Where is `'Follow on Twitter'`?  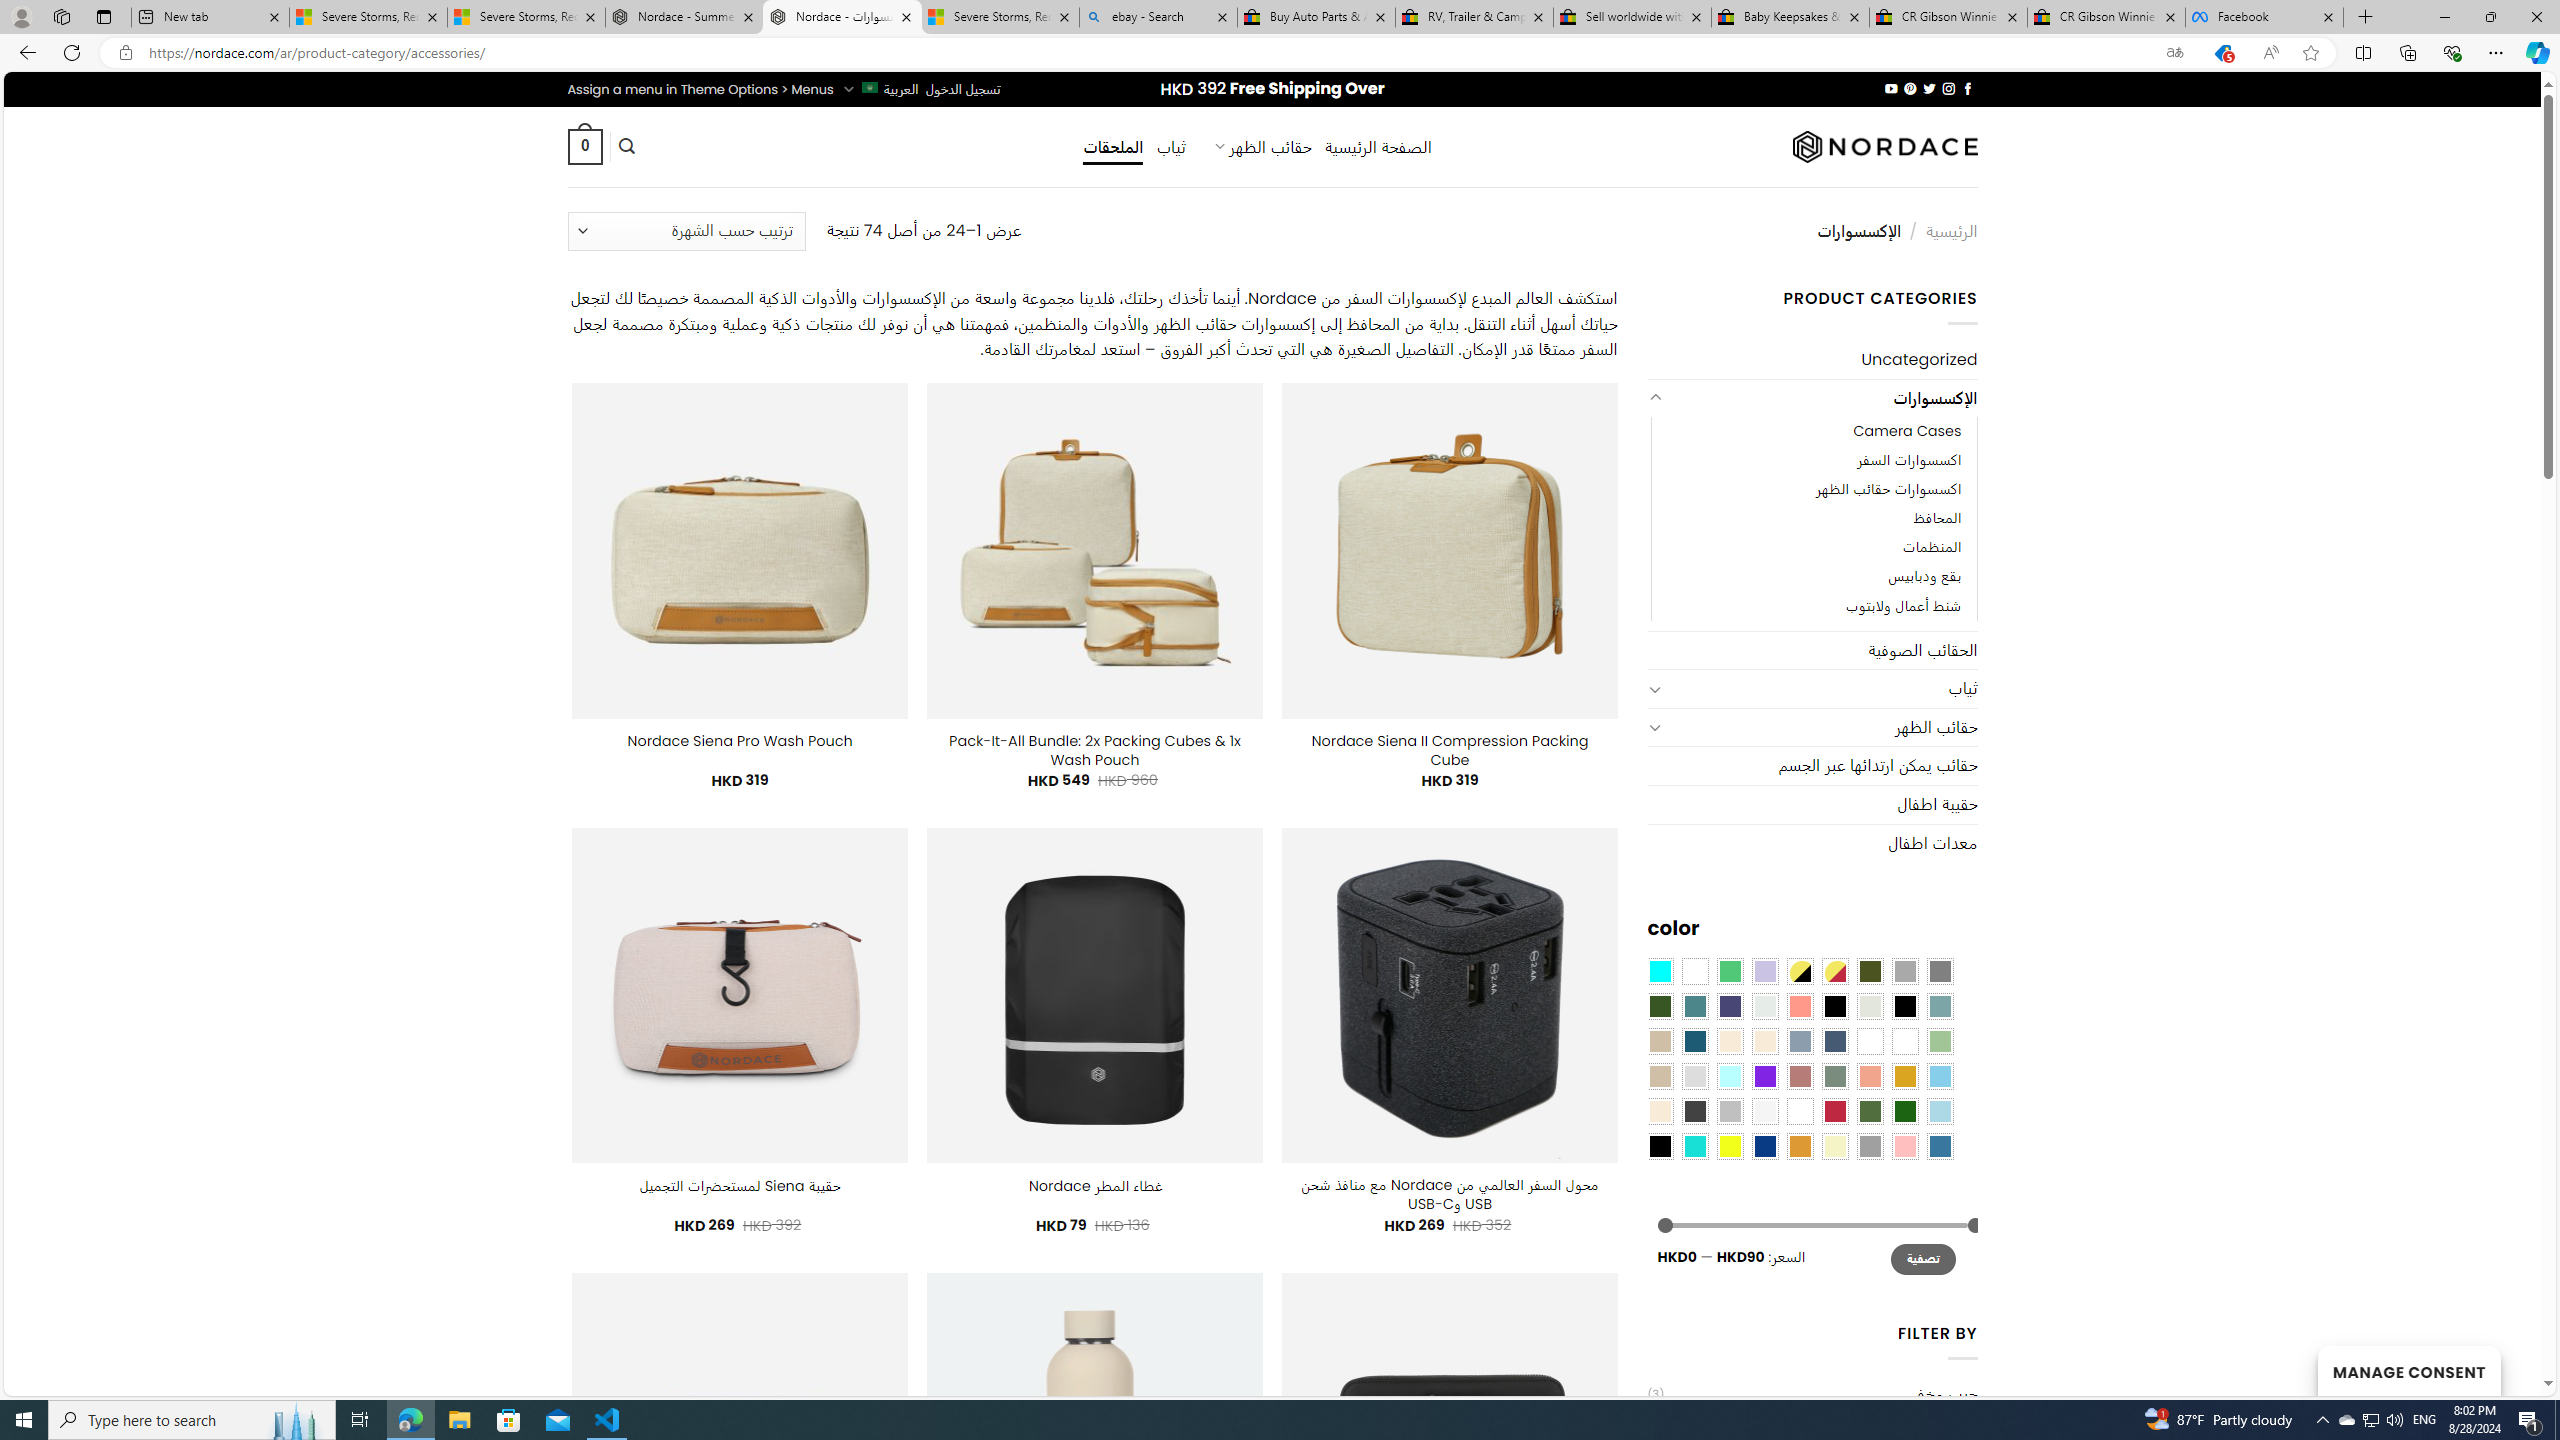 'Follow on Twitter' is located at coordinates (1928, 88).